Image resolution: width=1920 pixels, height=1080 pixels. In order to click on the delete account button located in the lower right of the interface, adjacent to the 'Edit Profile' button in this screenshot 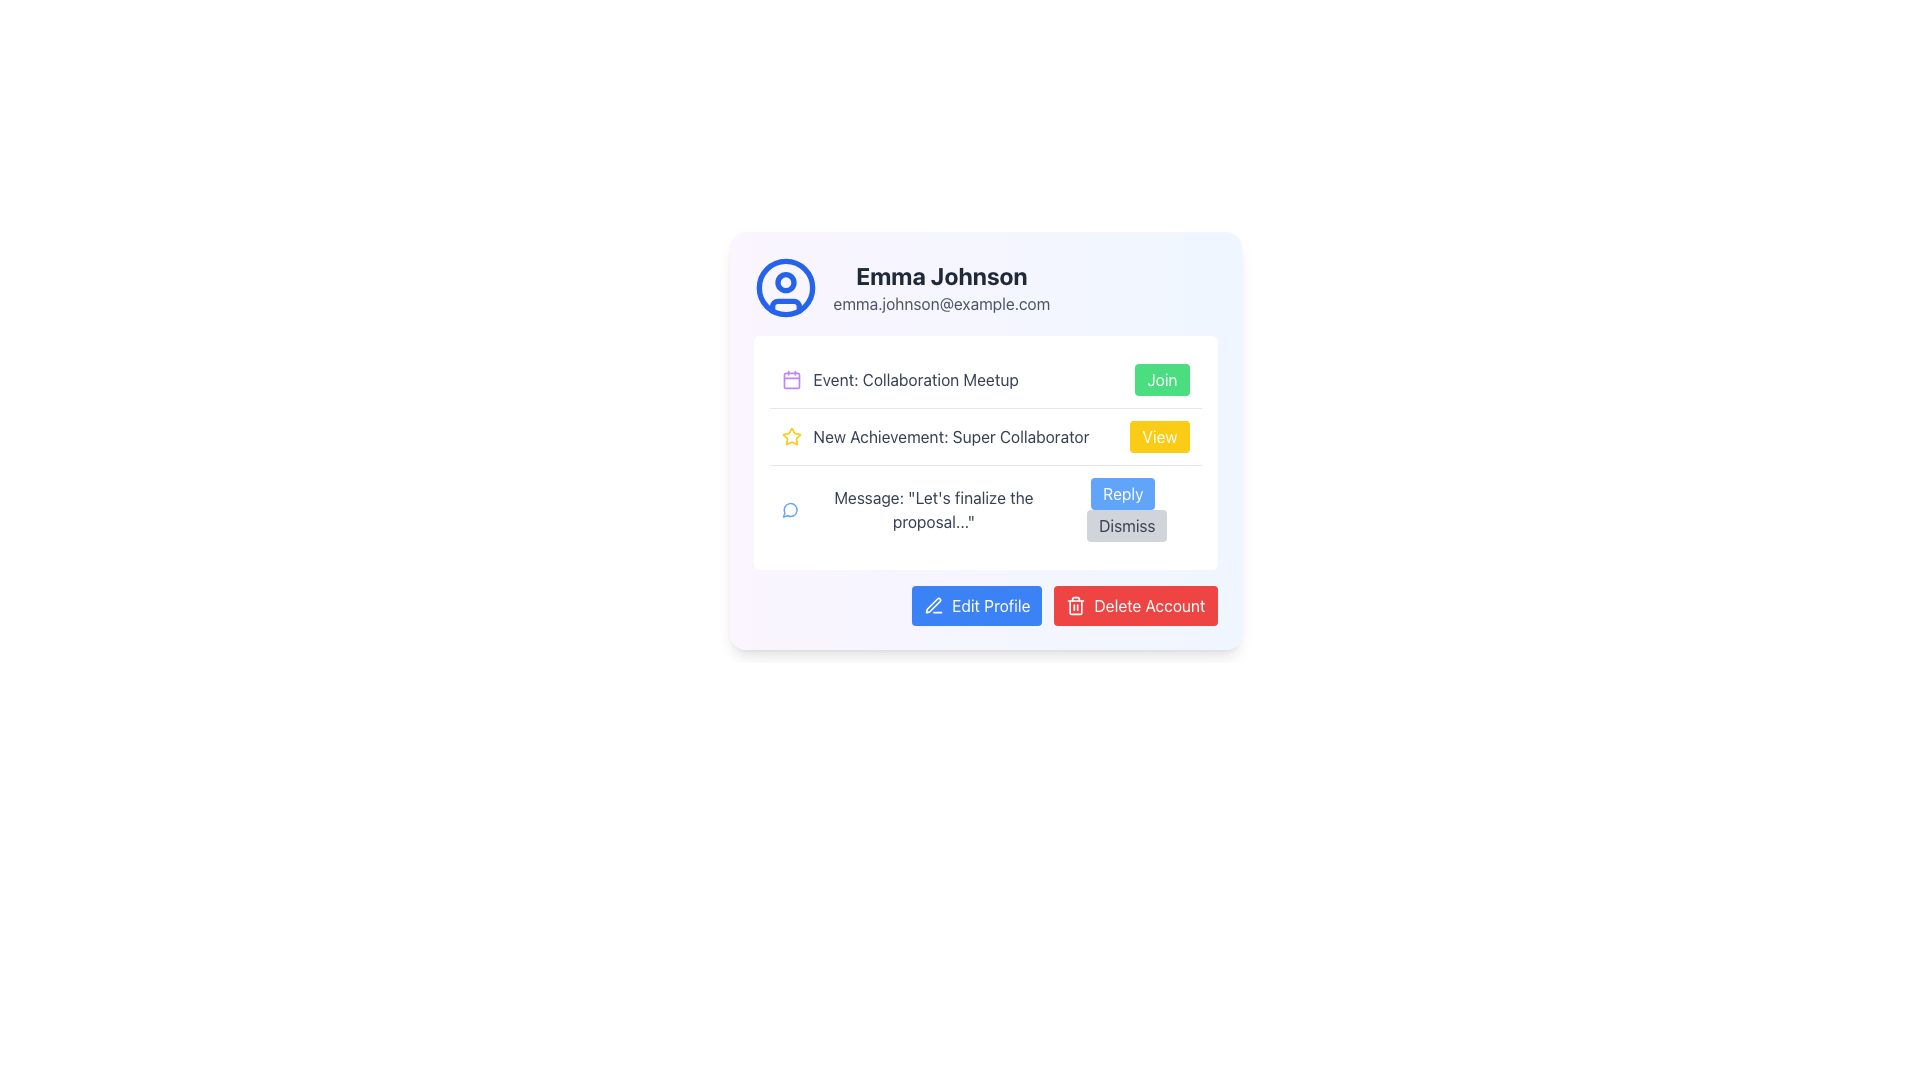, I will do `click(1135, 604)`.